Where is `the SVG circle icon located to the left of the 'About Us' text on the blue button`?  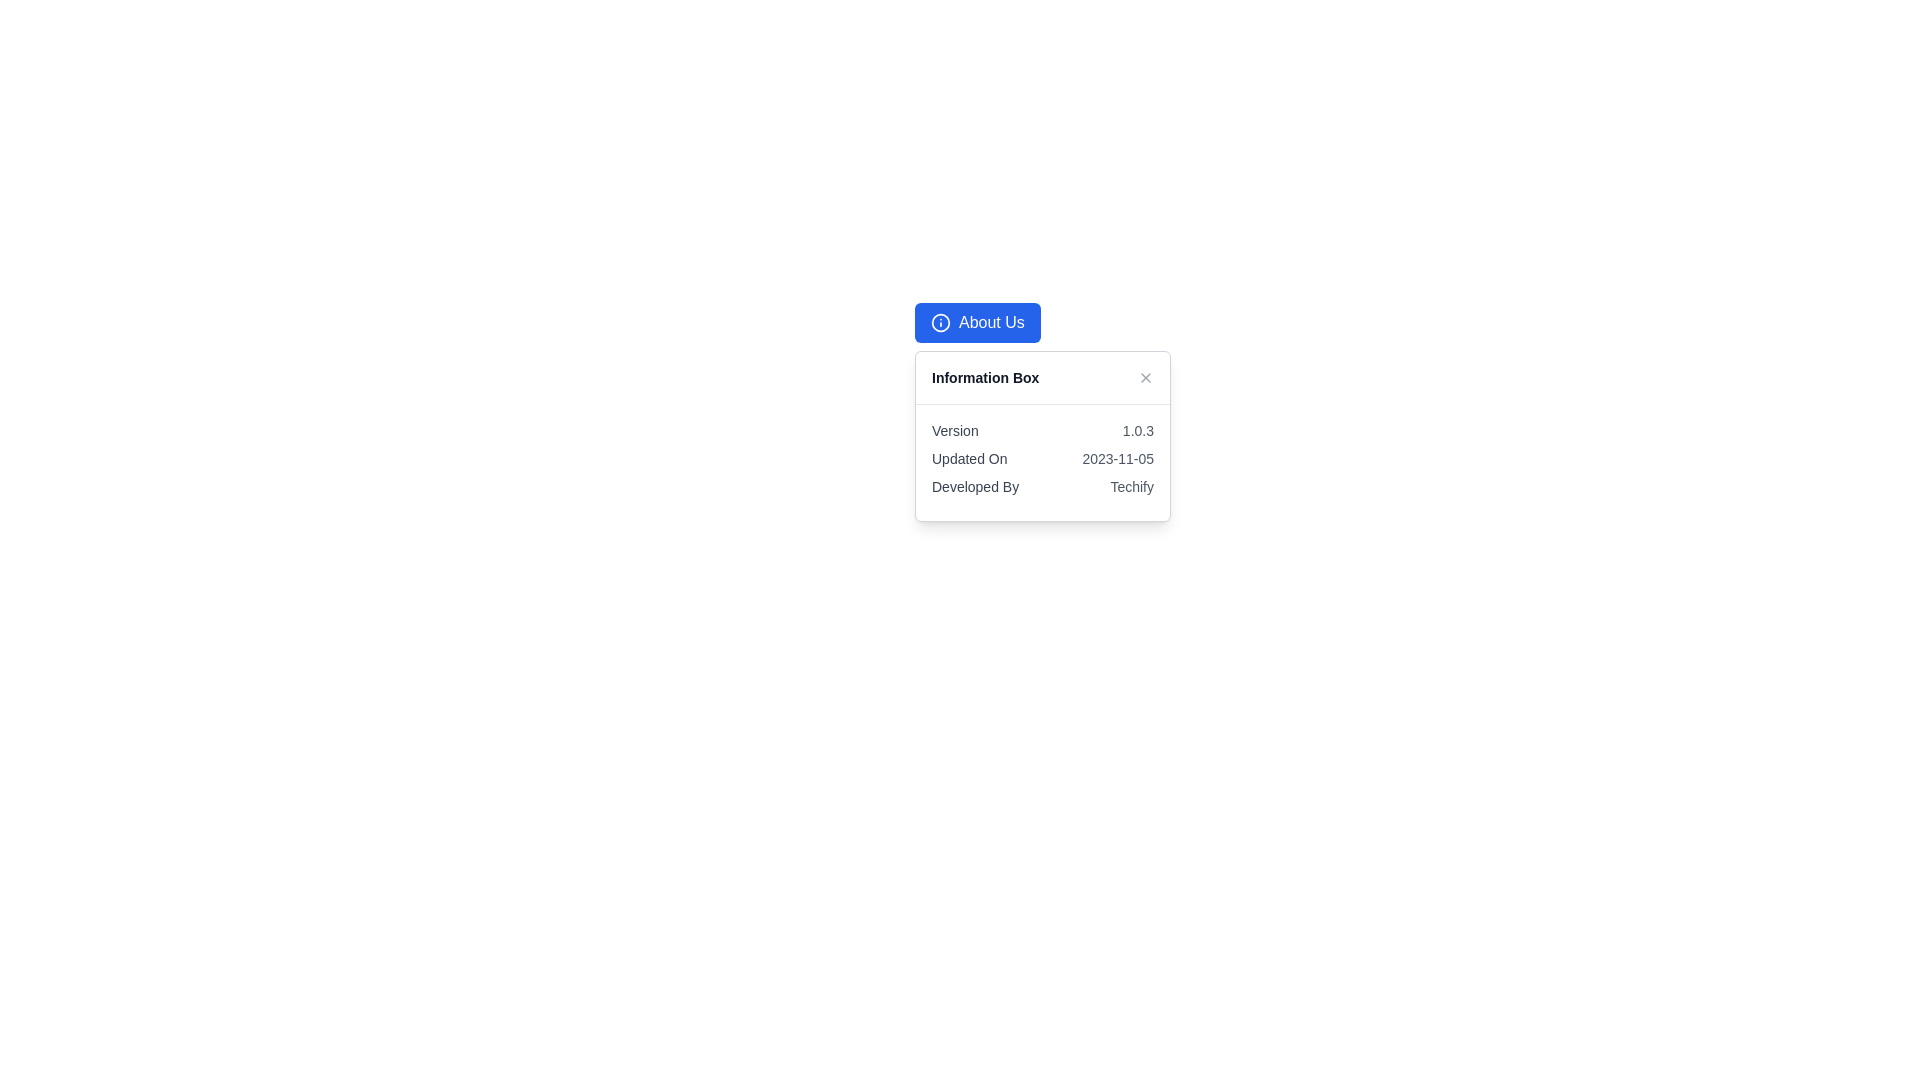
the SVG circle icon located to the left of the 'About Us' text on the blue button is located at coordinates (939, 322).